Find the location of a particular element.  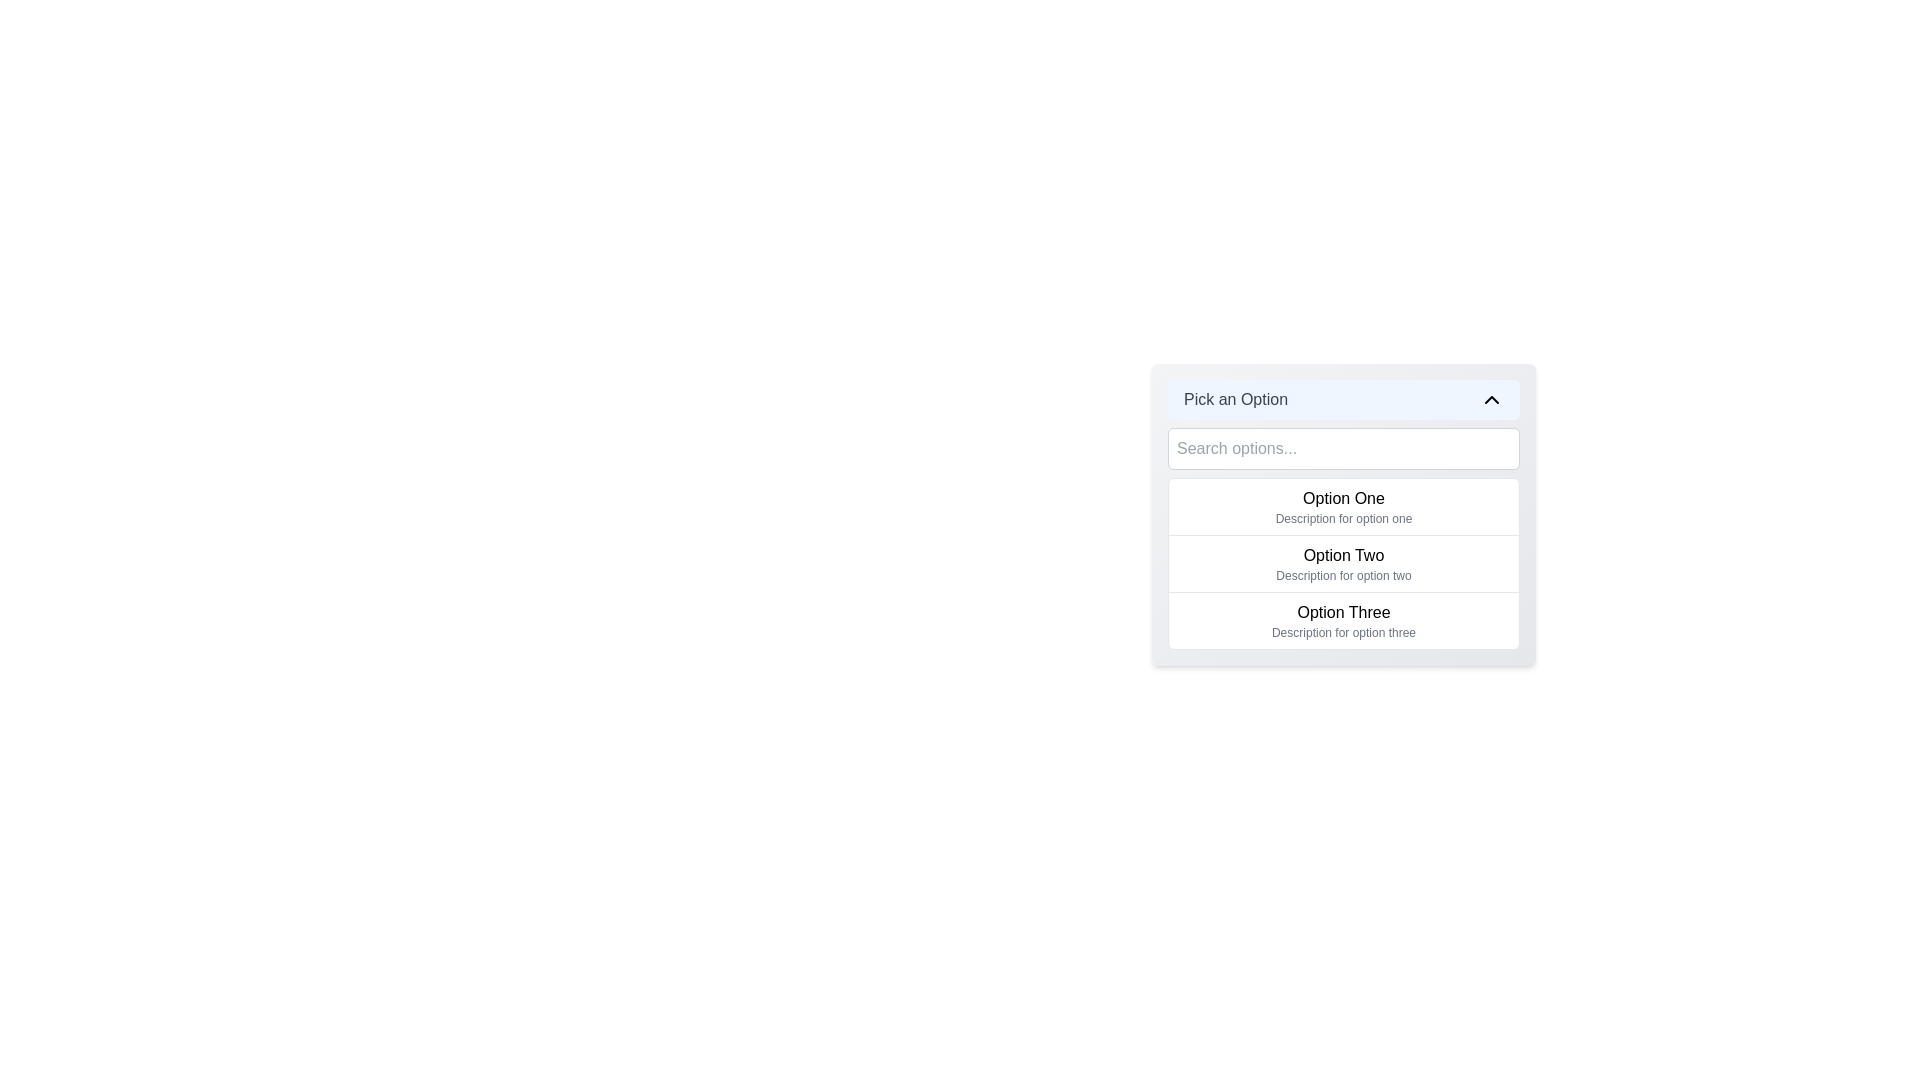

the second option is located at coordinates (1344, 563).